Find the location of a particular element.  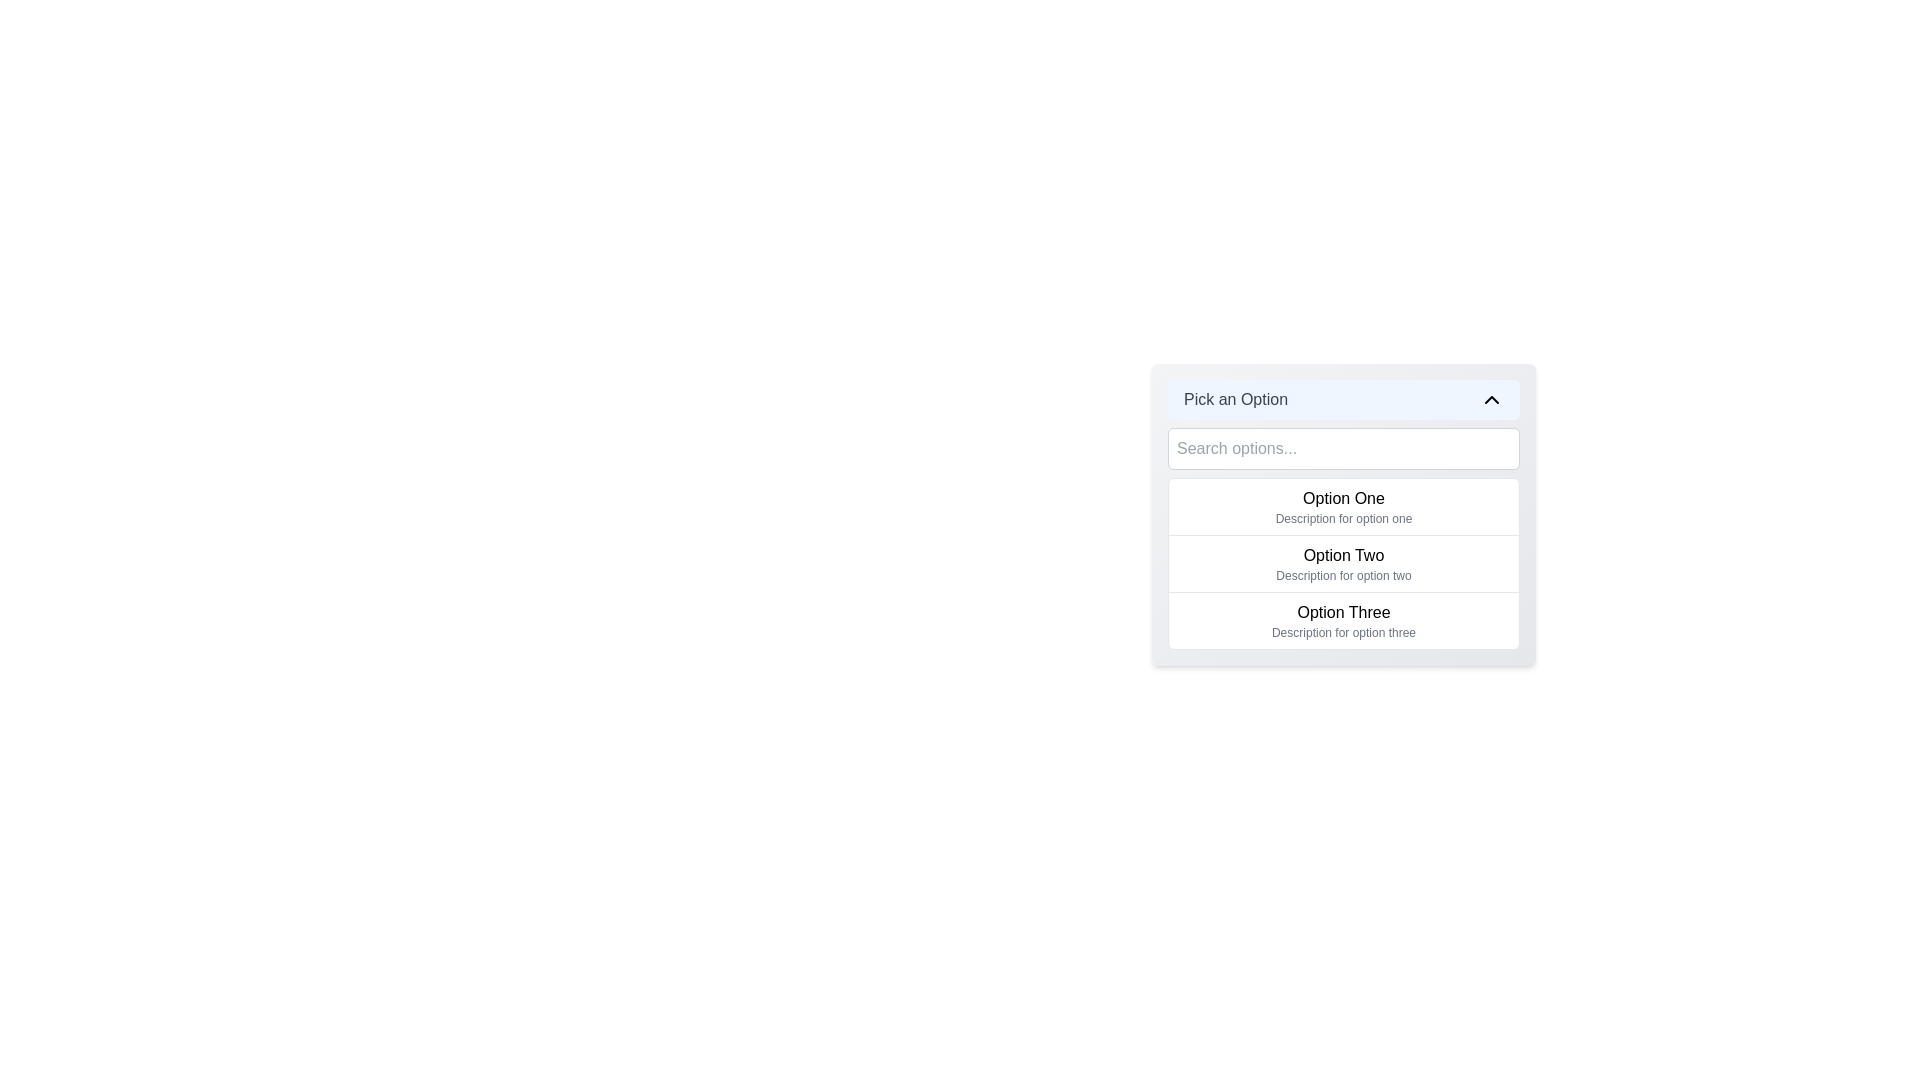

the second option is located at coordinates (1344, 563).